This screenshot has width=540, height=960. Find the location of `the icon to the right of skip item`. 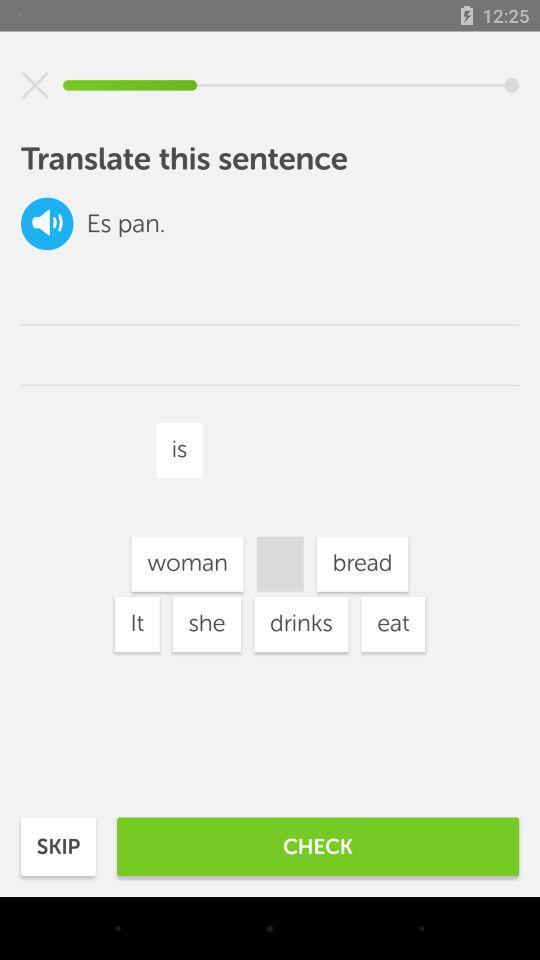

the icon to the right of skip item is located at coordinates (318, 845).